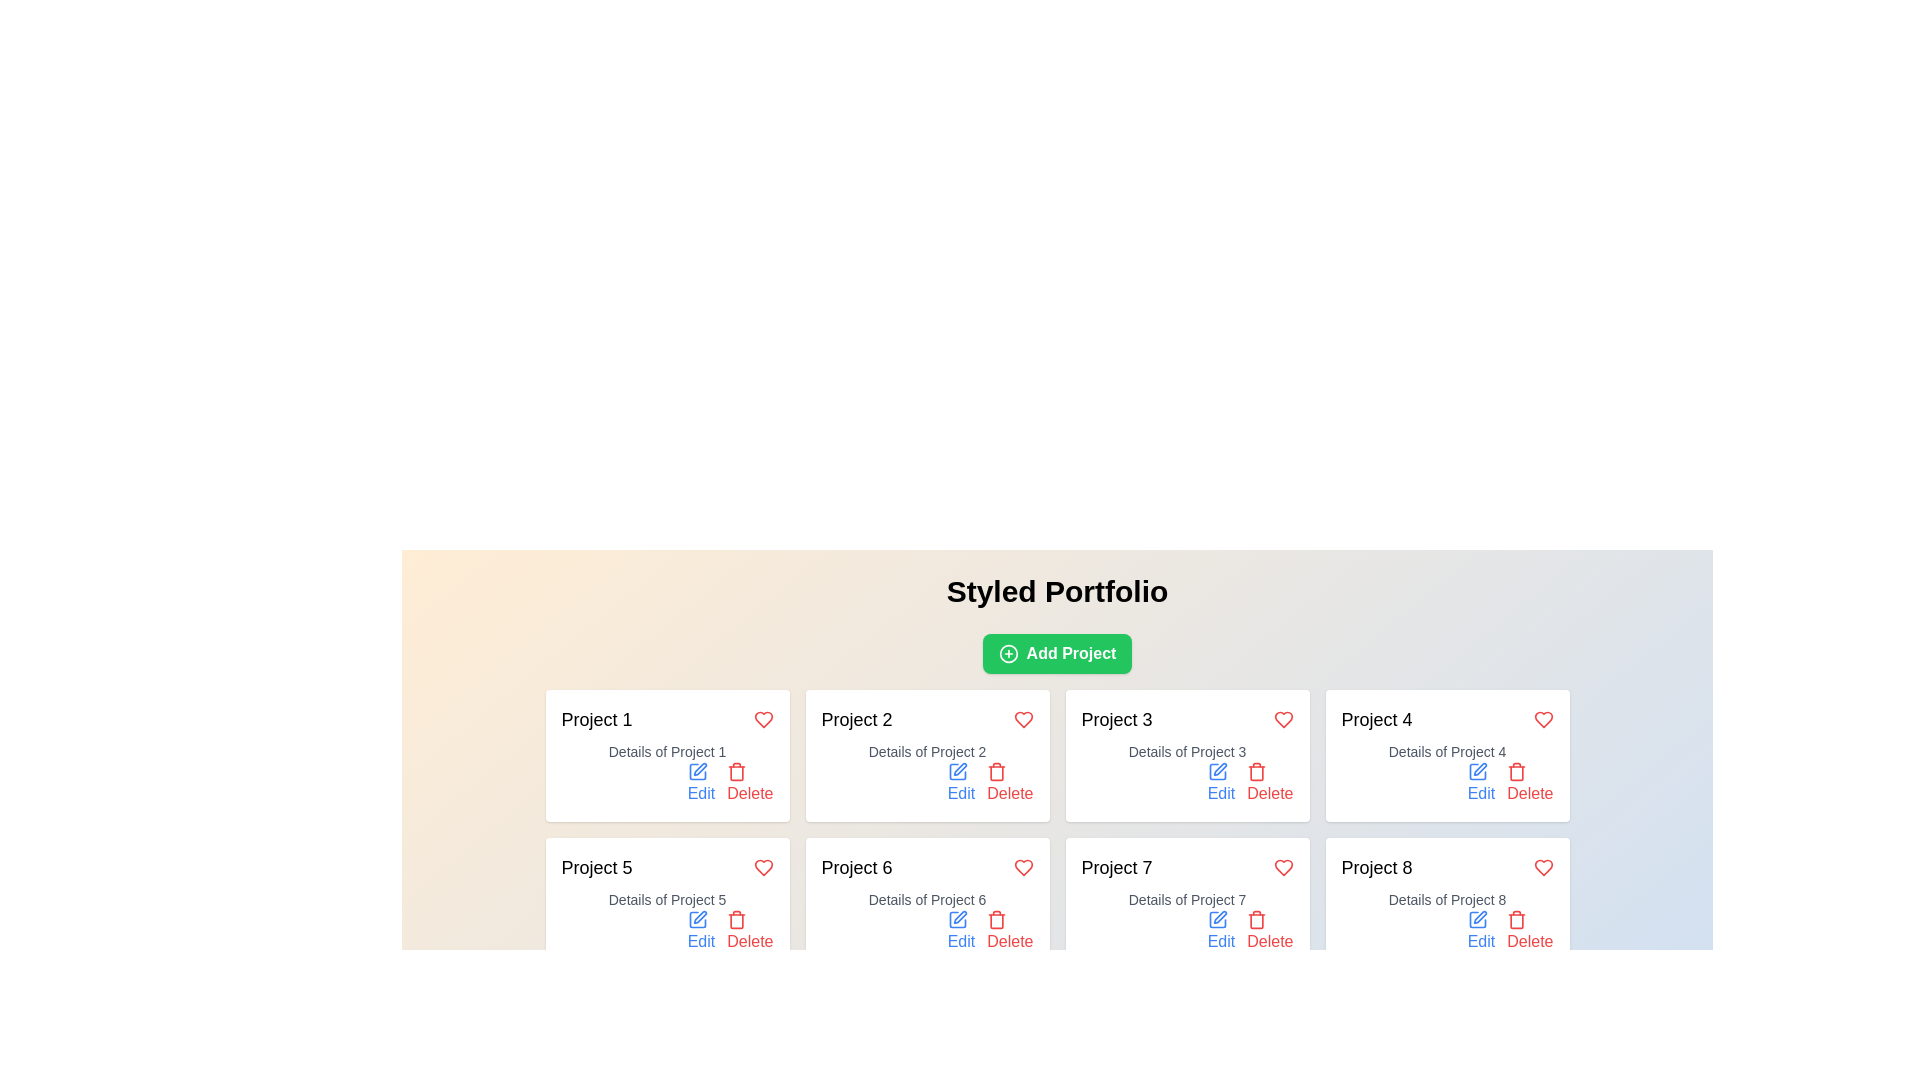  What do you see at coordinates (667, 898) in the screenshot?
I see `the Text label providing a descriptive subtitle for the project labeled 'Project 5', located within the card in the second row and first column of the grid layout` at bounding box center [667, 898].